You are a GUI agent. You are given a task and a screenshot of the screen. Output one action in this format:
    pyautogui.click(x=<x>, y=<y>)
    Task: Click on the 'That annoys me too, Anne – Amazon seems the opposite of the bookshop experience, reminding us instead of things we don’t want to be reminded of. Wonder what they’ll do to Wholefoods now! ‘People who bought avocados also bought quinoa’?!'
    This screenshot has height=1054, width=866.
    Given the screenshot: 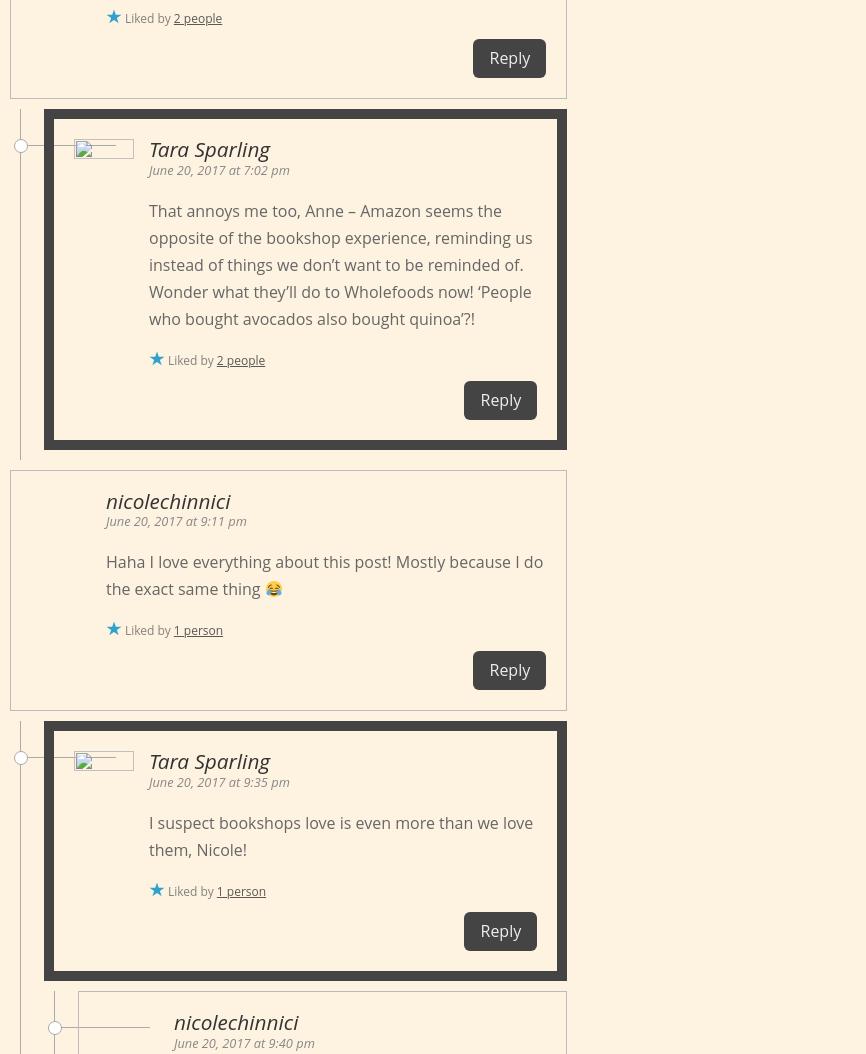 What is the action you would take?
    pyautogui.click(x=339, y=264)
    